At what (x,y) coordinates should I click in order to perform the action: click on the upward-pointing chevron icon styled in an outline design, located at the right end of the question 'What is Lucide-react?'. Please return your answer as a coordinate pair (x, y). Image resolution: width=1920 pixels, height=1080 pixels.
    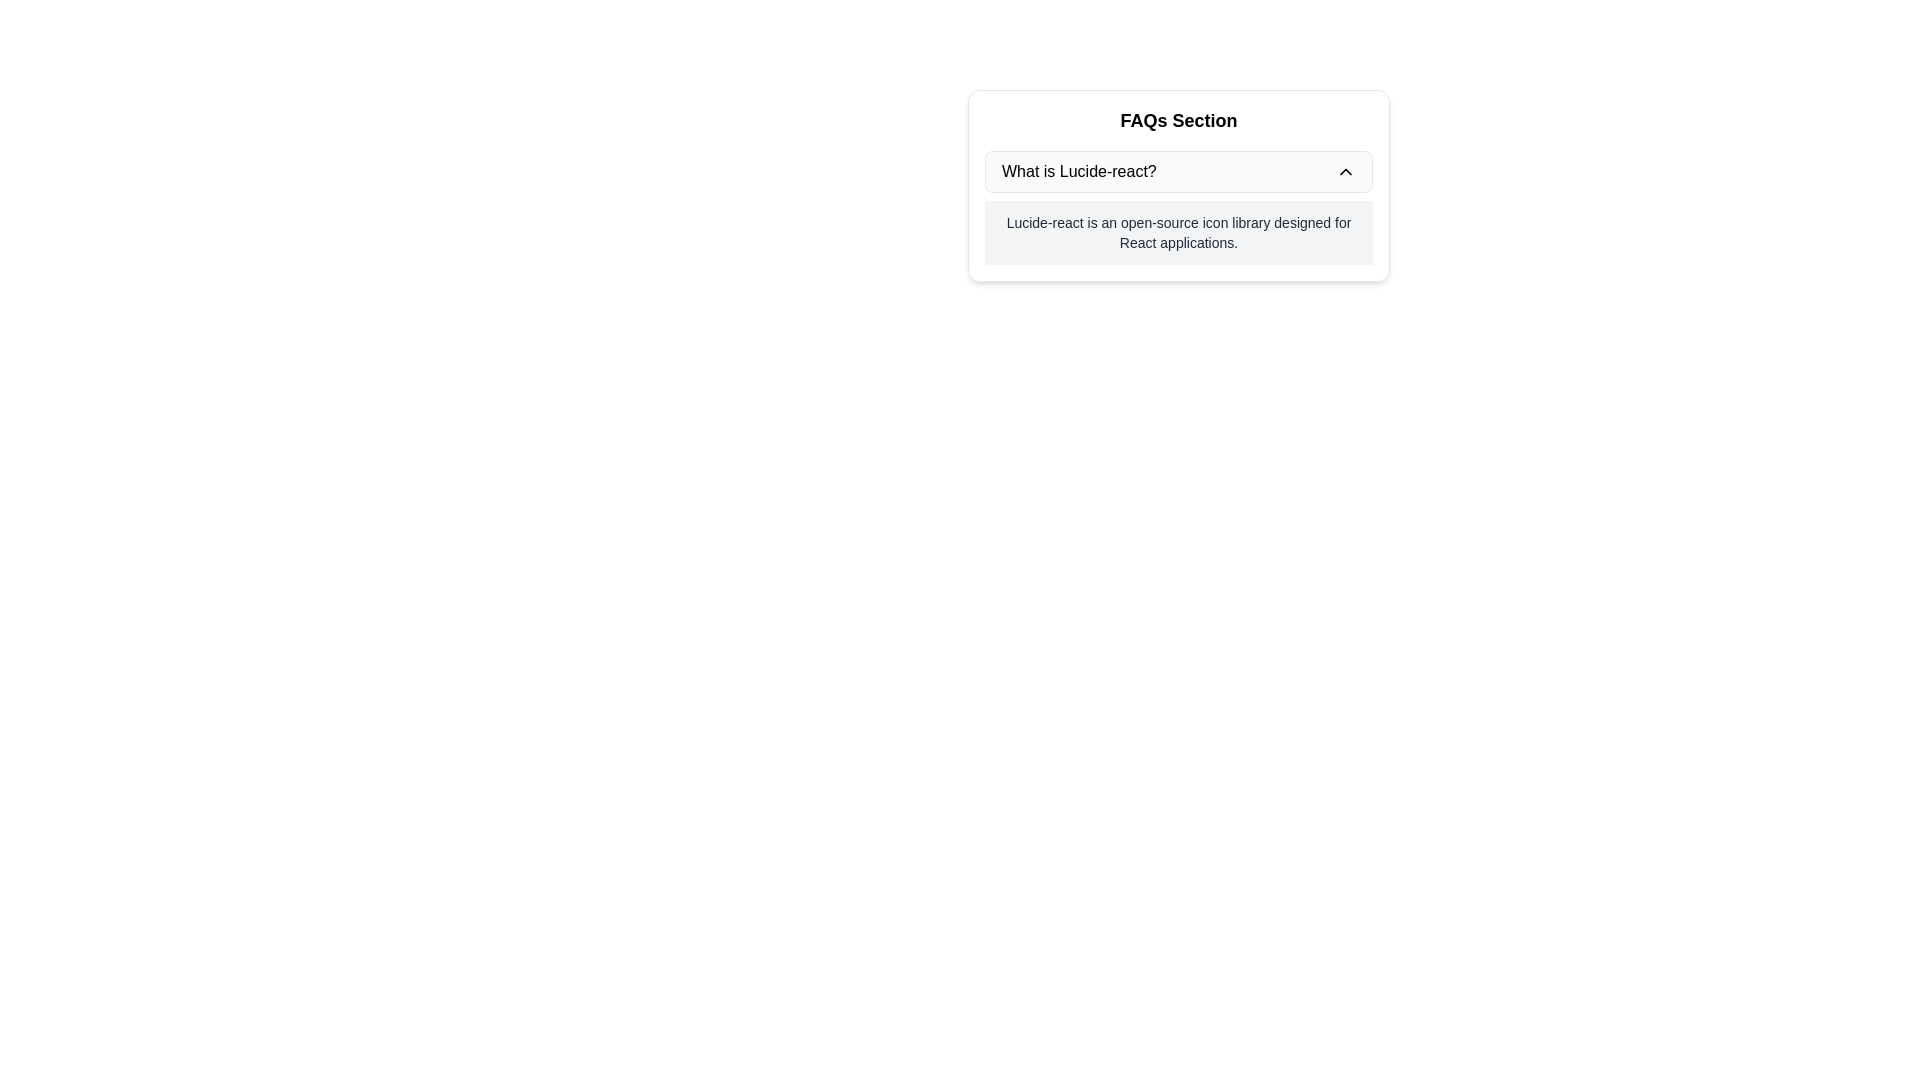
    Looking at the image, I should click on (1345, 171).